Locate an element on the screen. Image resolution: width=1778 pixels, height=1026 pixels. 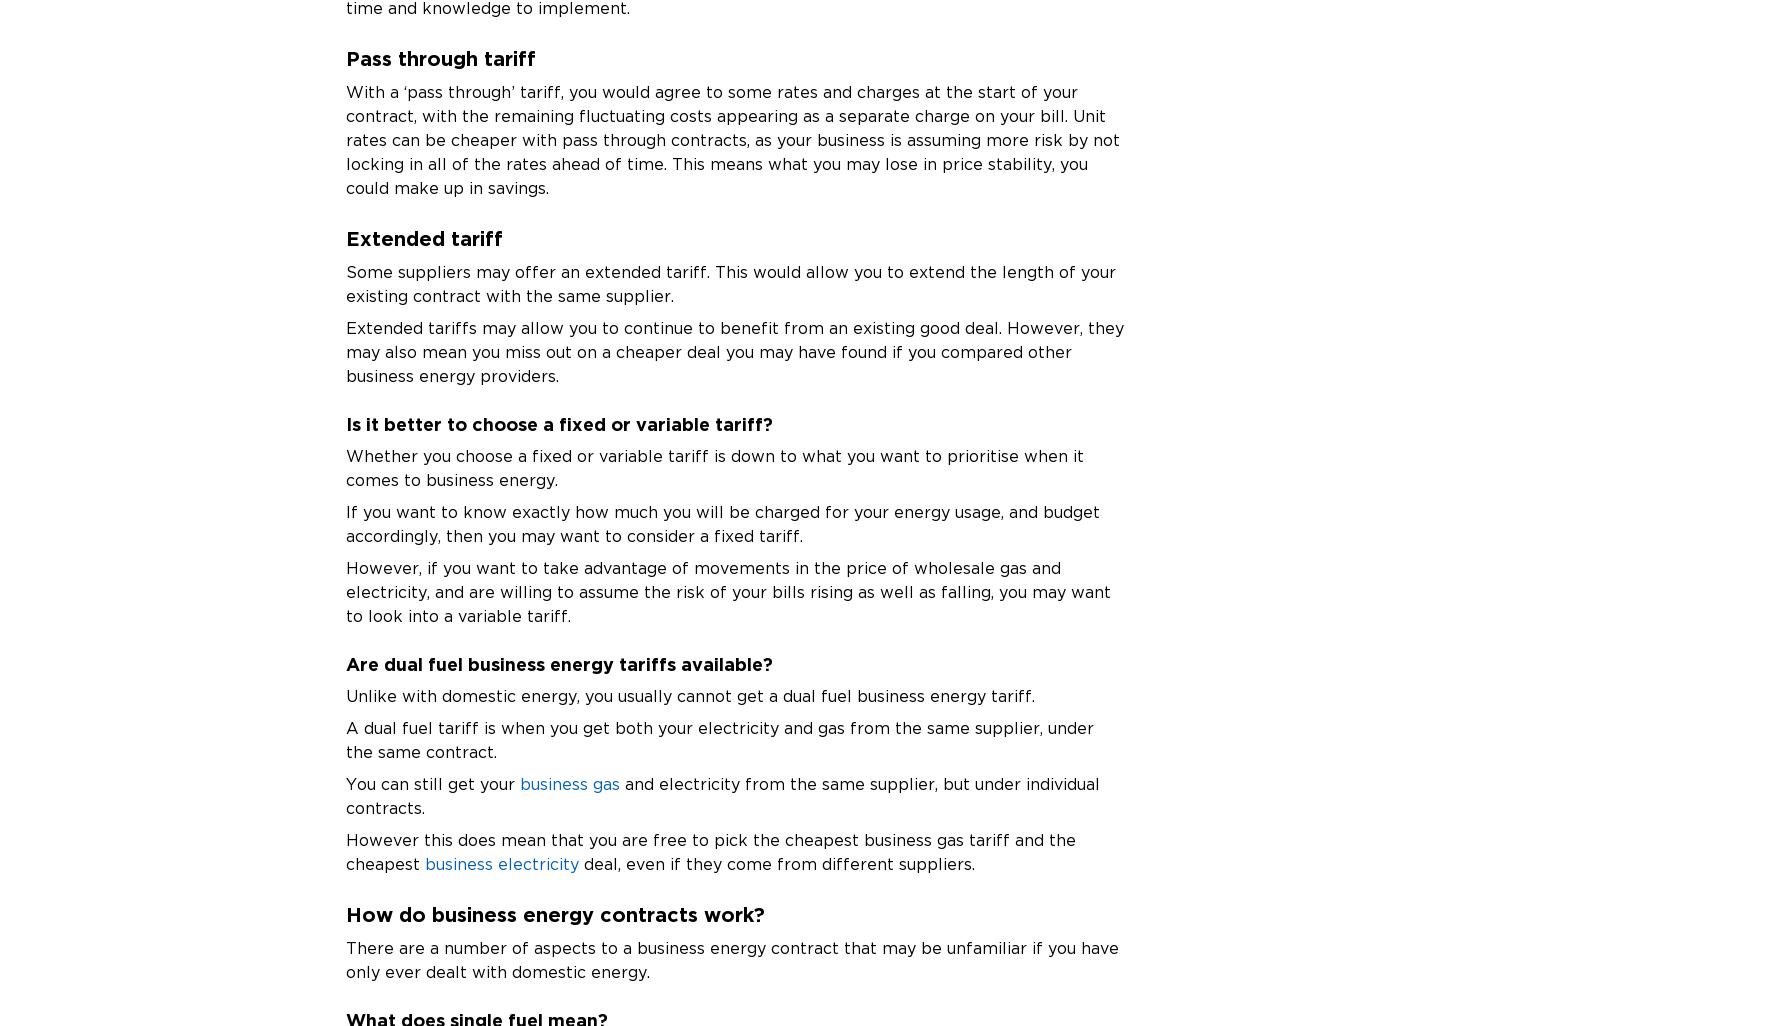
'Some suppliers may offer an extended tariff. This would allow you to extend the length of your existing contract with the same supplier.' is located at coordinates (729, 282).